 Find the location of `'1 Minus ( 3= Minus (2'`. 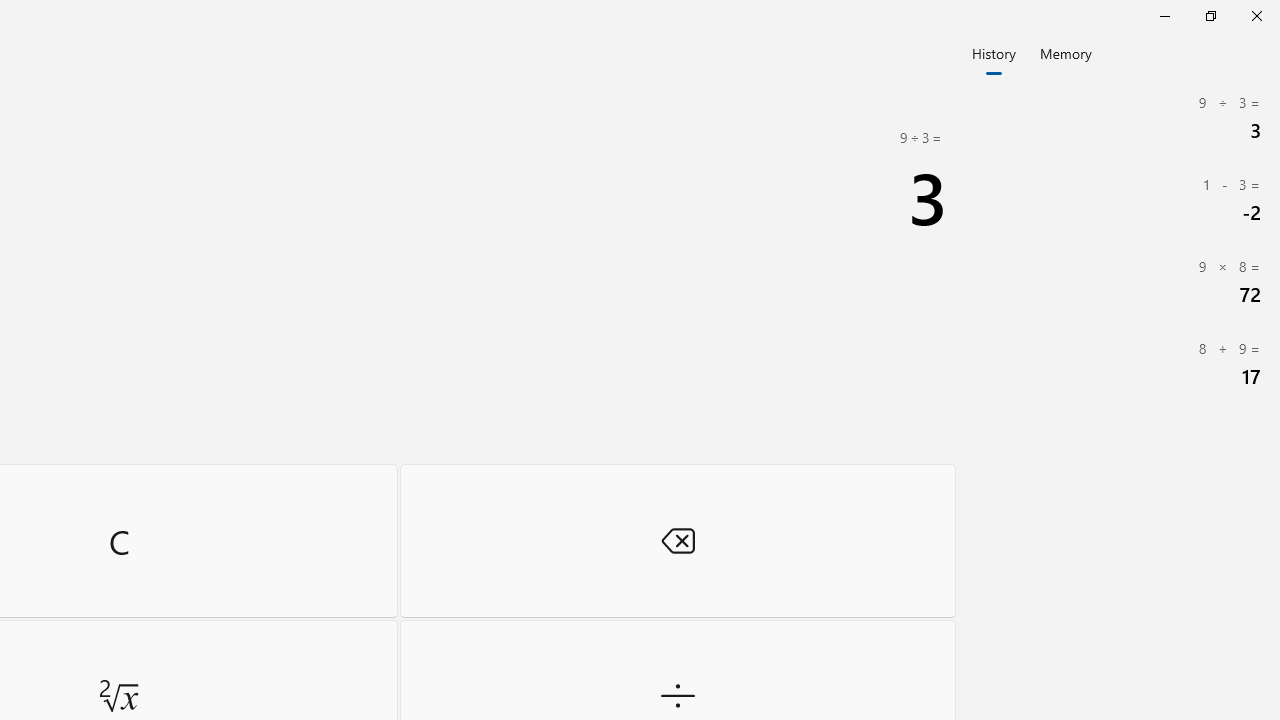

'1 Minus ( 3= Minus (2' is located at coordinates (1120, 200).